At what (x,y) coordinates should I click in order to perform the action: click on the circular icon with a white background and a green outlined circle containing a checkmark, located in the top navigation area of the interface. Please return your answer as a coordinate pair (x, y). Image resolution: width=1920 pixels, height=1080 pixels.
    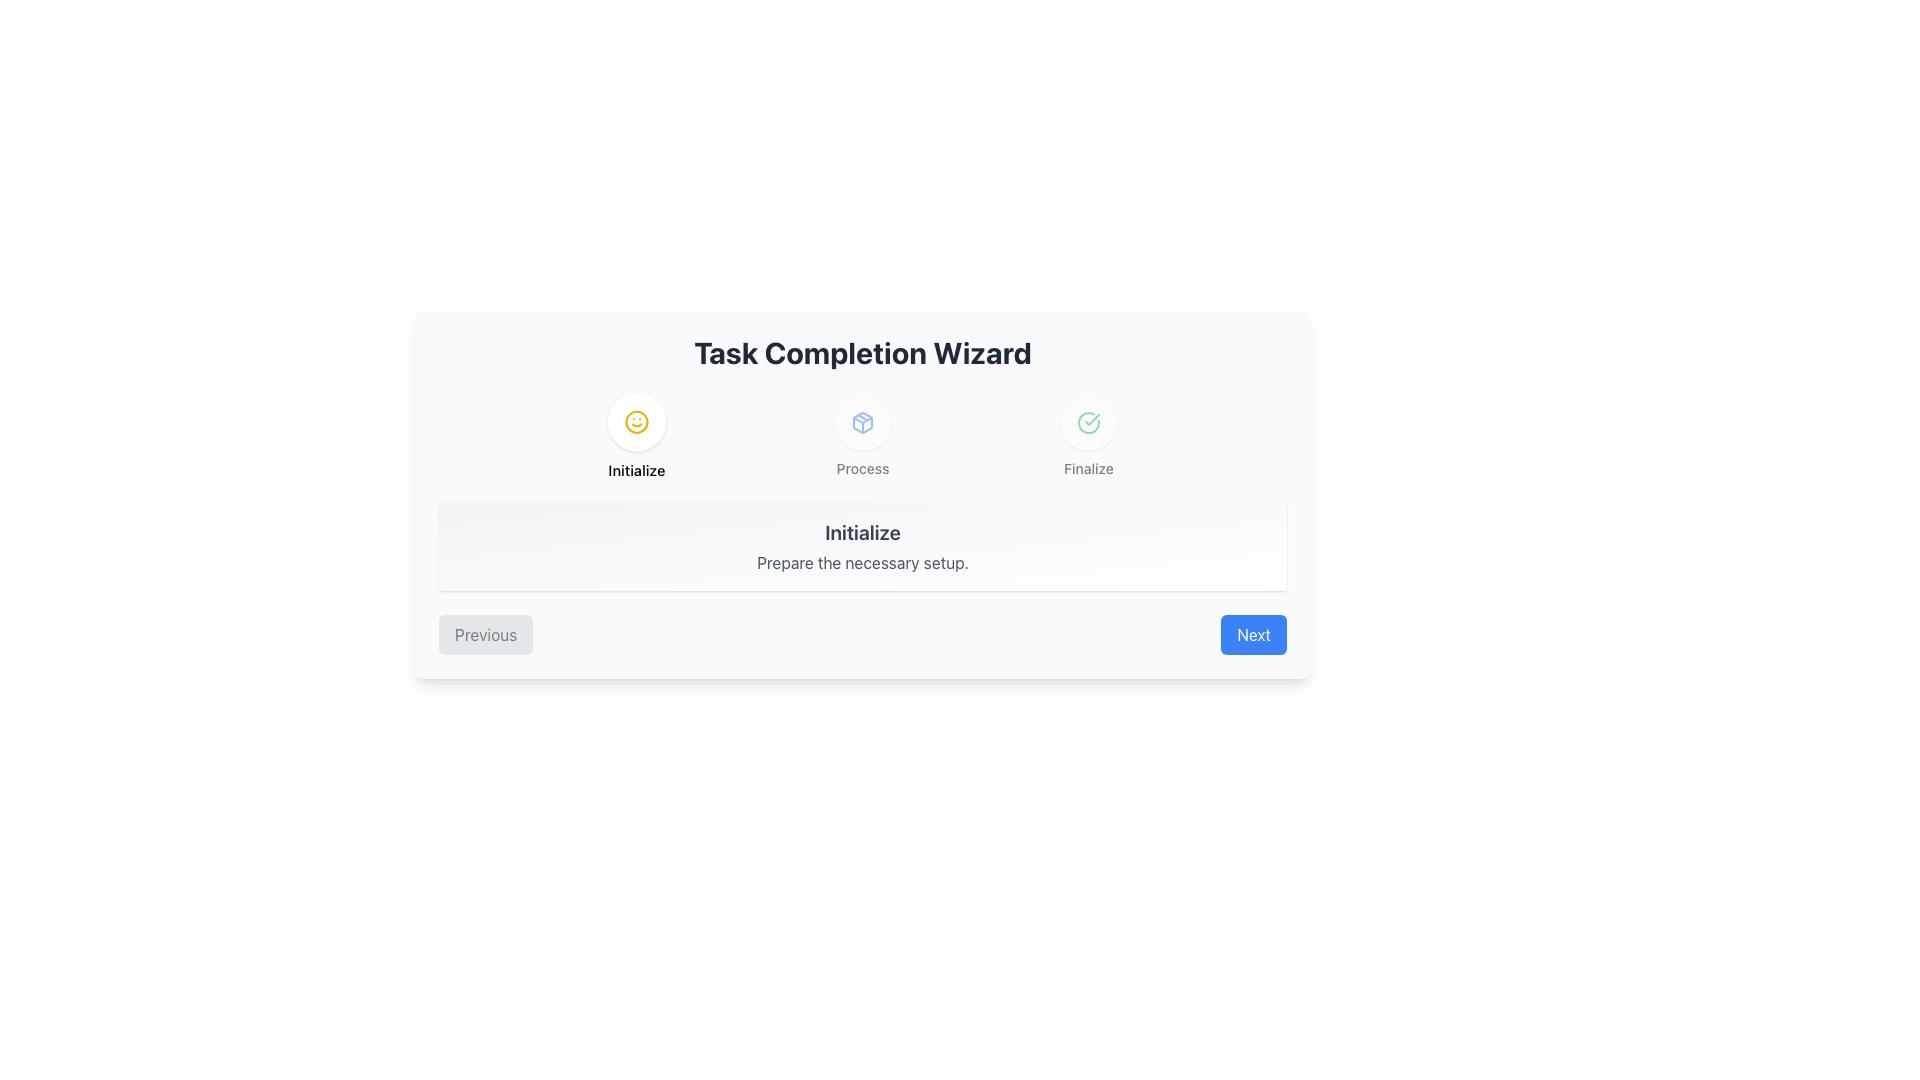
    Looking at the image, I should click on (1088, 422).